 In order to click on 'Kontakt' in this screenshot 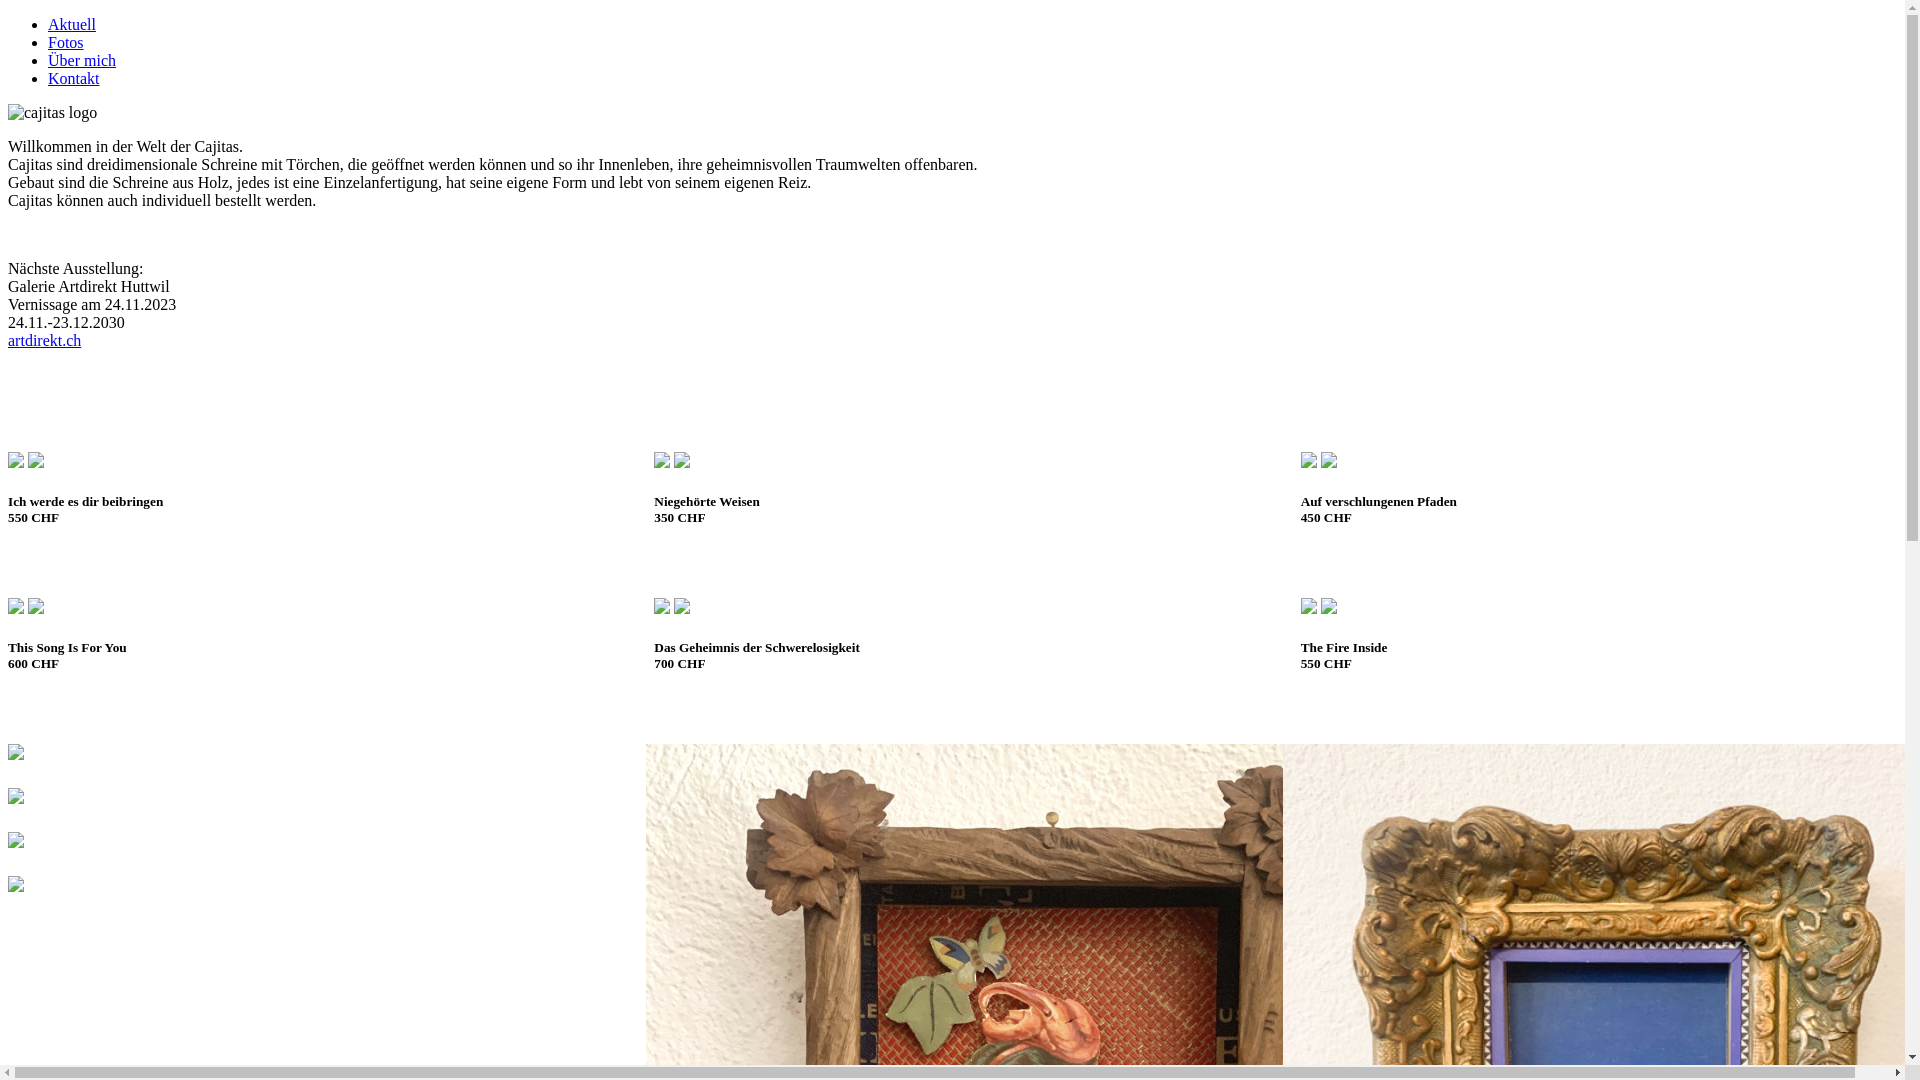, I will do `click(48, 77)`.